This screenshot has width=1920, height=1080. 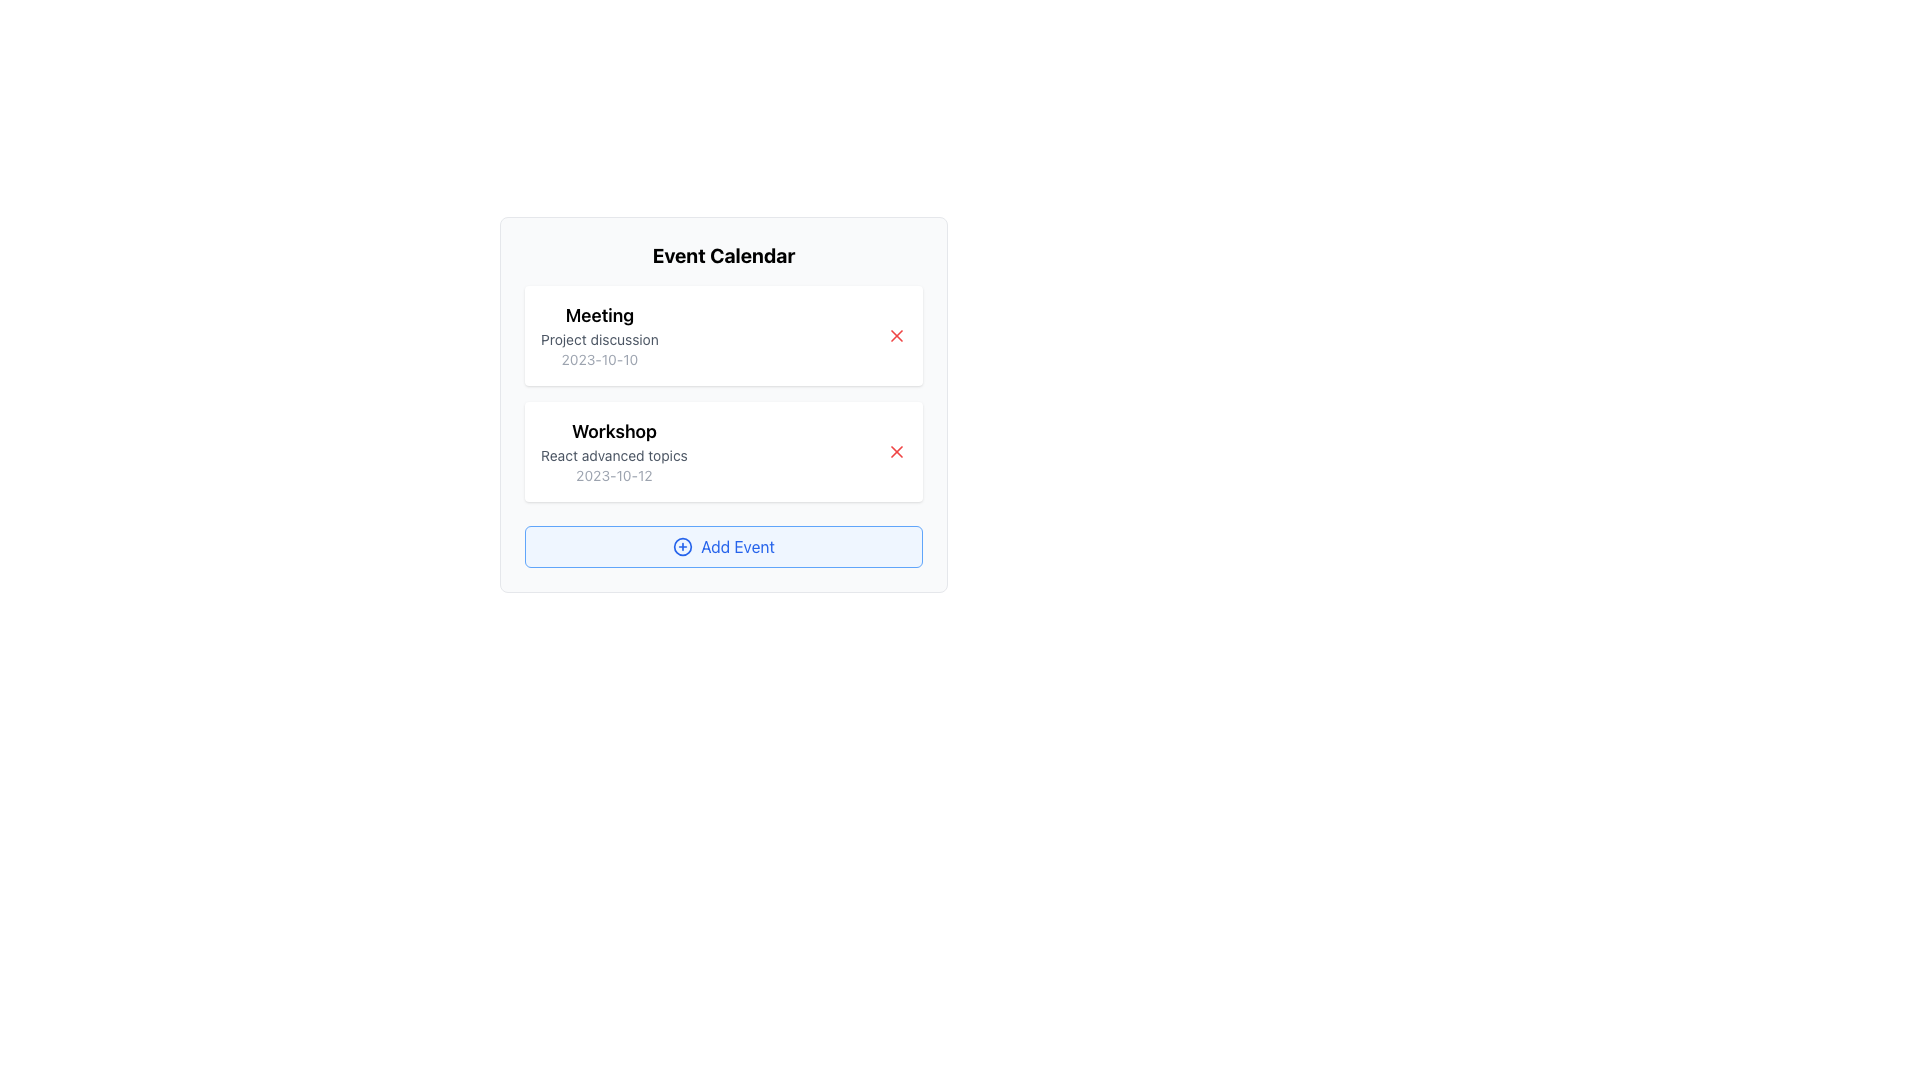 What do you see at coordinates (723, 334) in the screenshot?
I see `to interact with the first event item card in the vertical list of event cards located in the middle of the event calendar component` at bounding box center [723, 334].